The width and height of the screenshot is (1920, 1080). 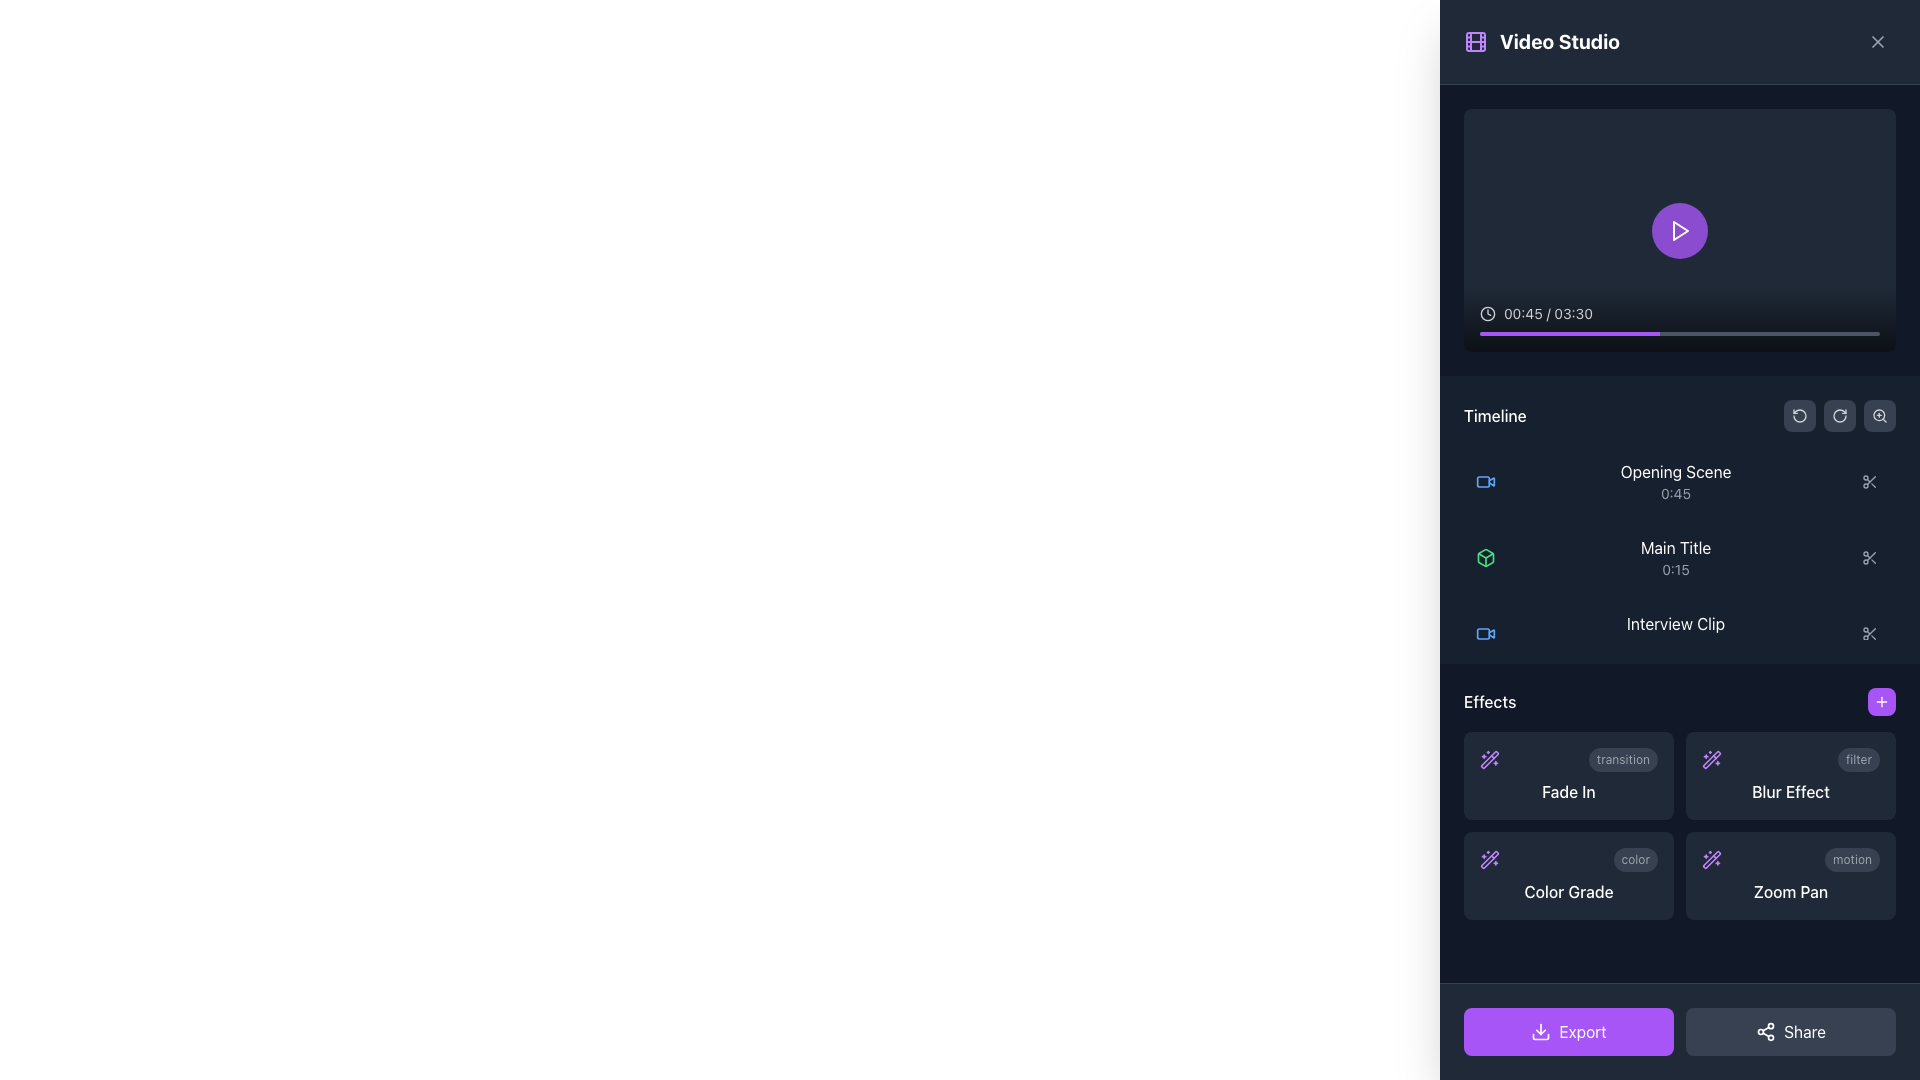 I want to click on the decorative rectangle element within the SVG graphic that is part of the film strip icon in the 'Video Studio' sidebar, so click(x=1476, y=42).